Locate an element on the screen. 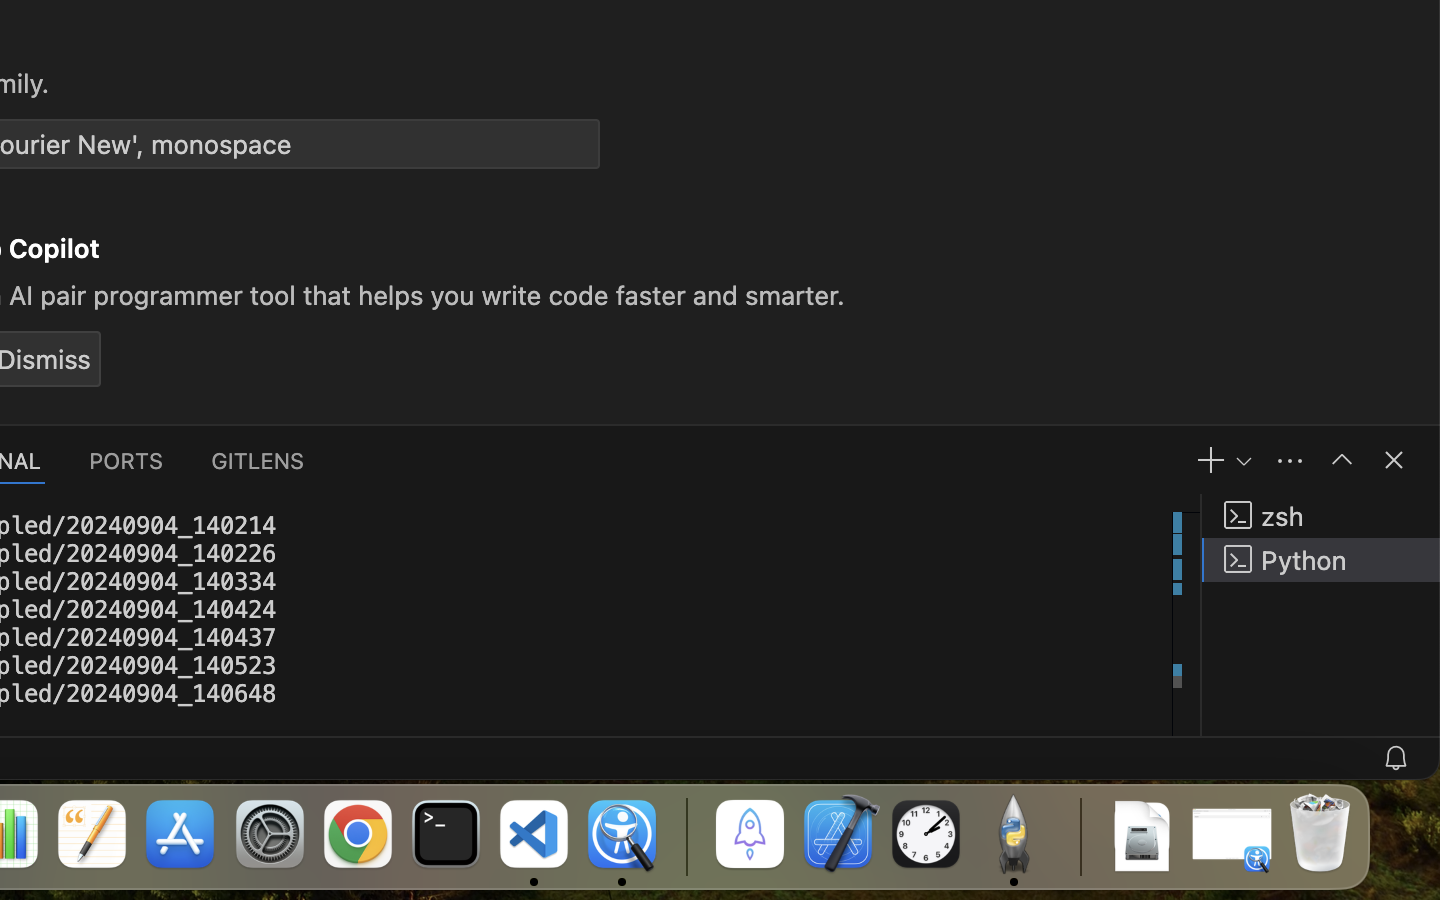 This screenshot has height=900, width=1440. '0 GITLENS' is located at coordinates (258, 458).